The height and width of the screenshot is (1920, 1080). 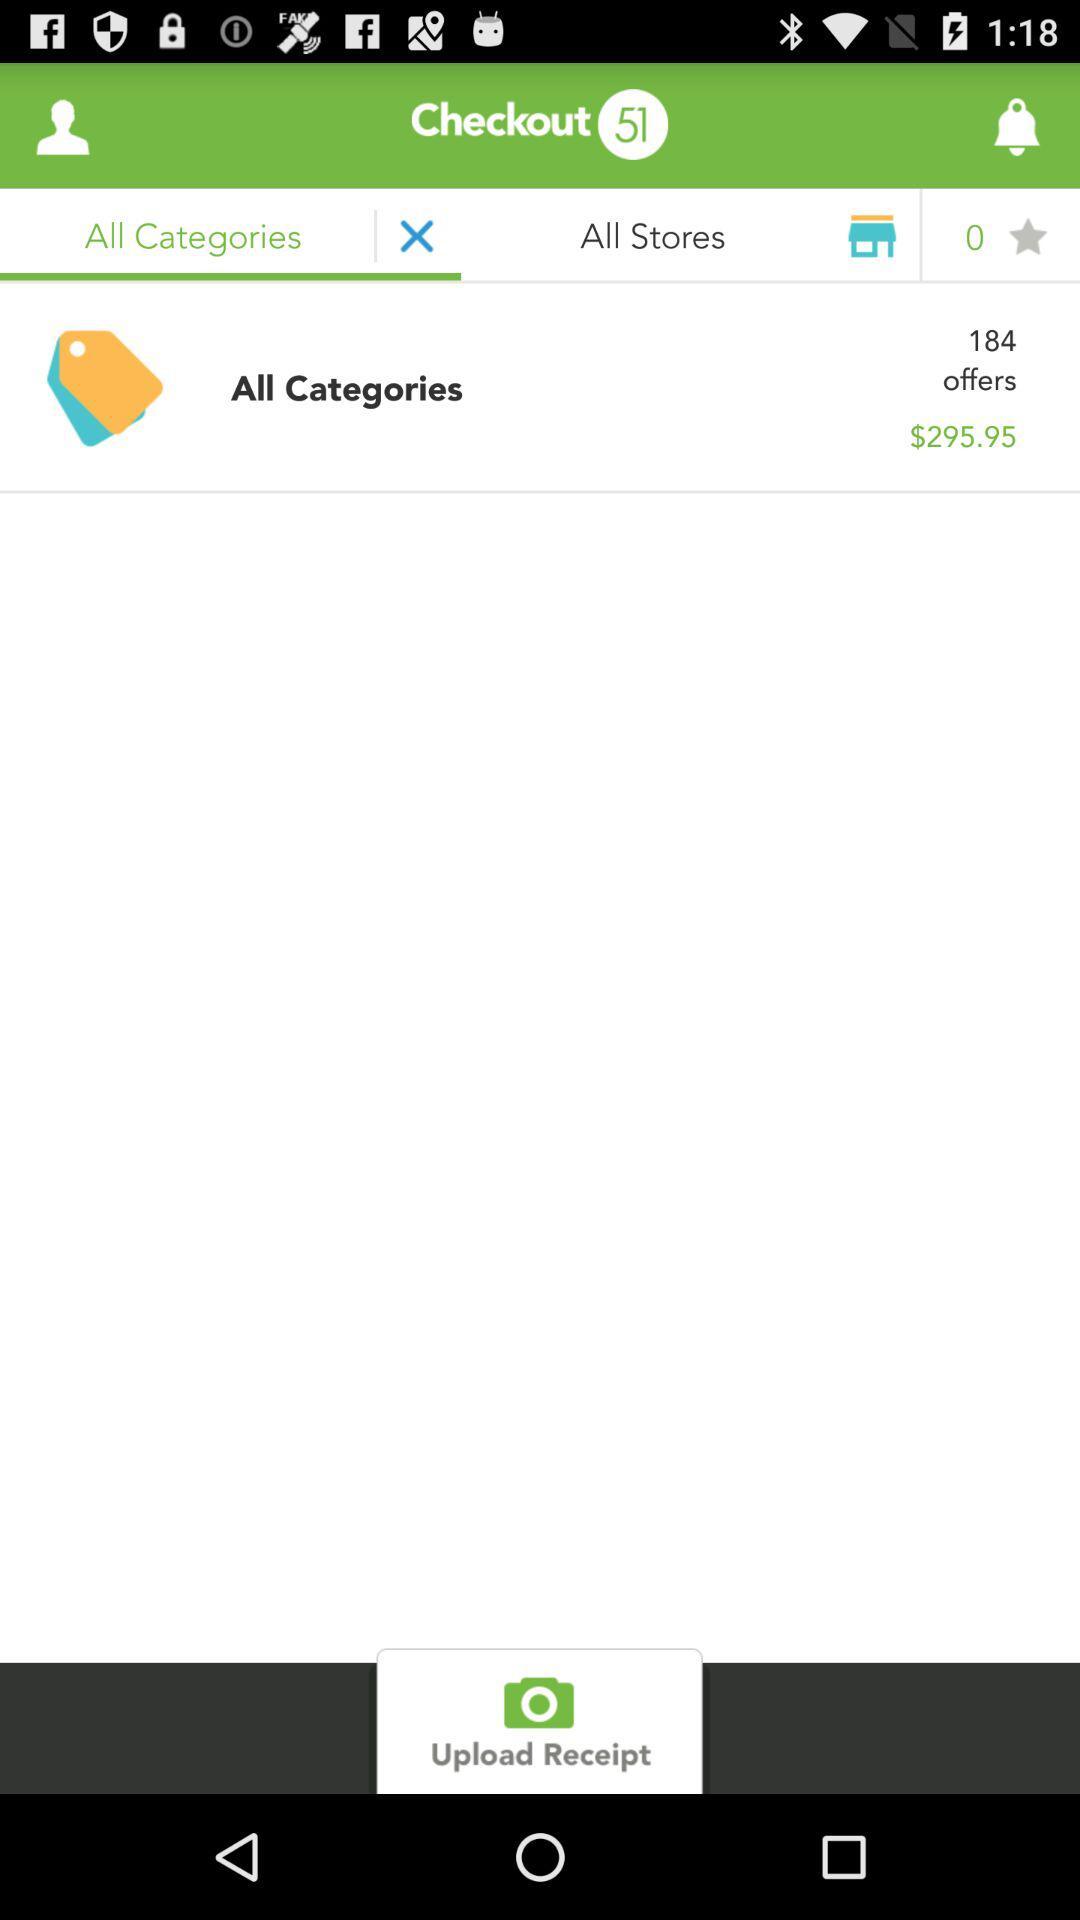 What do you see at coordinates (61, 124) in the screenshot?
I see `the item next to all stores icon` at bounding box center [61, 124].